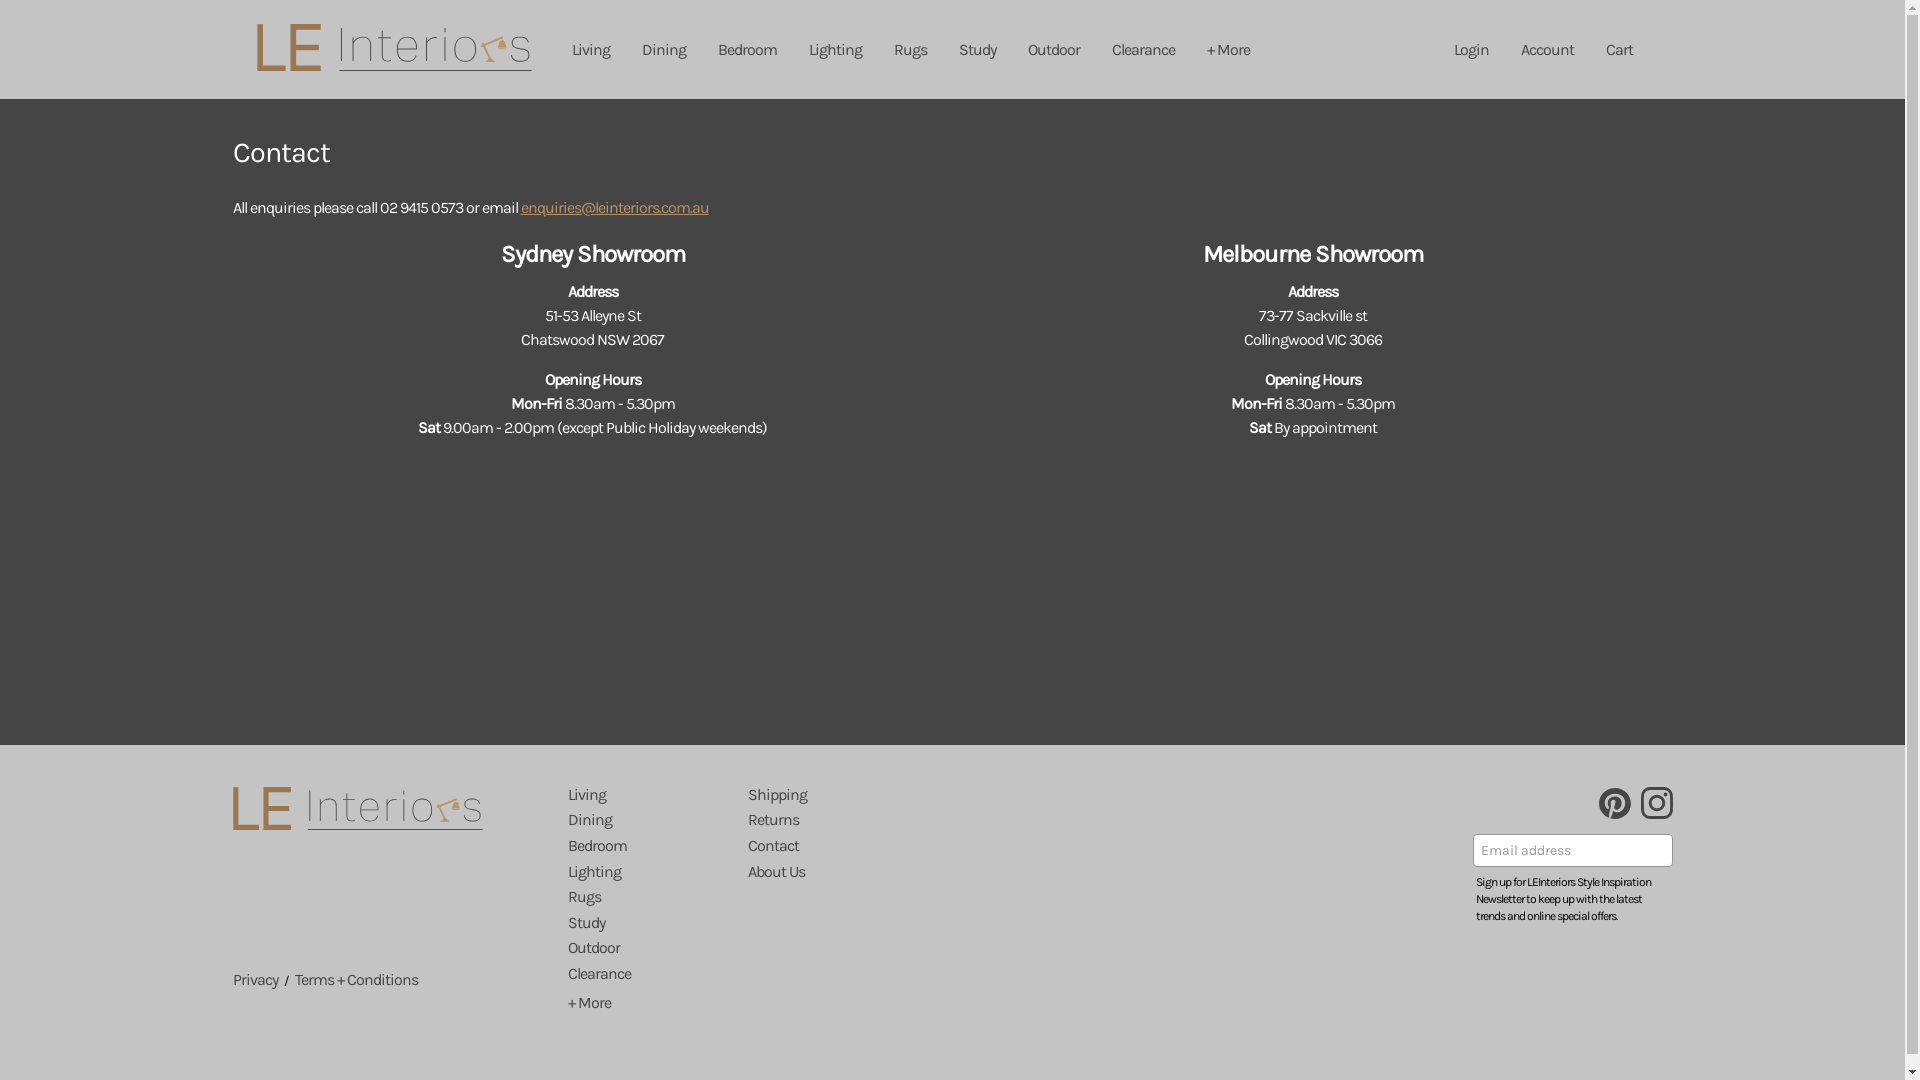 The image size is (1920, 1080). I want to click on 'Rugs', so click(909, 48).